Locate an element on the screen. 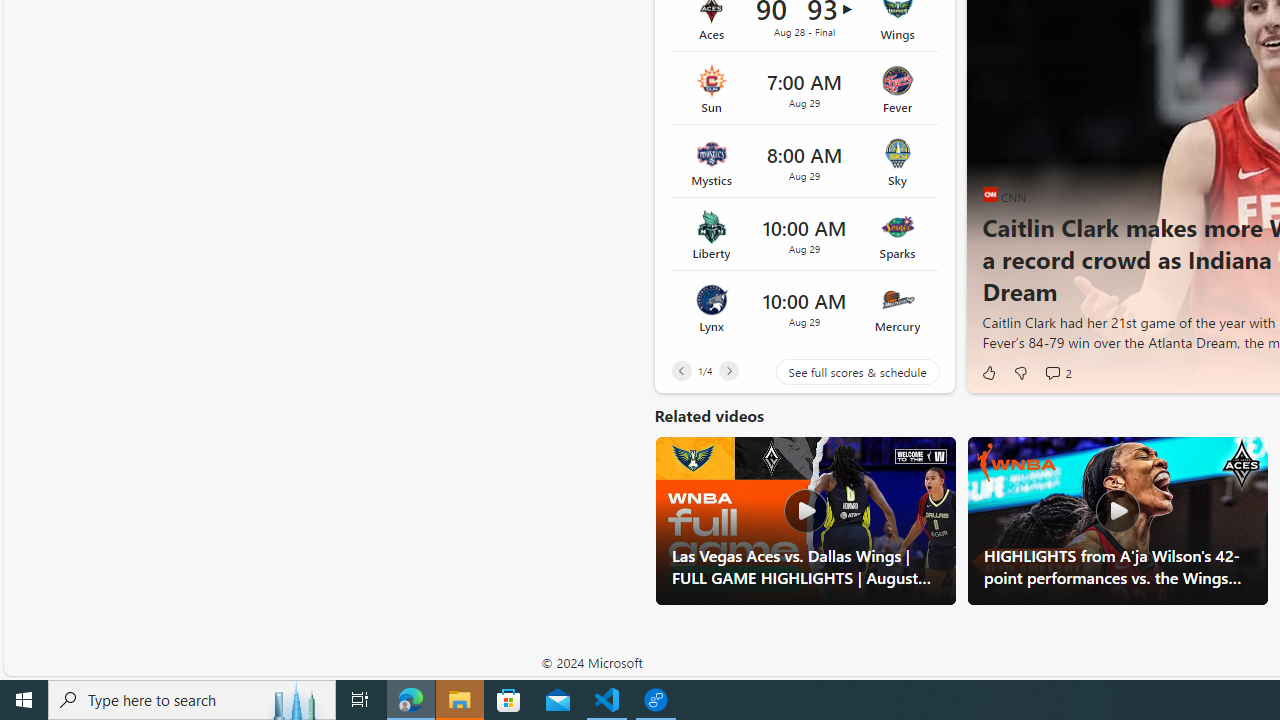 The width and height of the screenshot is (1280, 720). 'Liberty vs Sparks Time 10:00 AM Date Aug 29' is located at coordinates (804, 234).